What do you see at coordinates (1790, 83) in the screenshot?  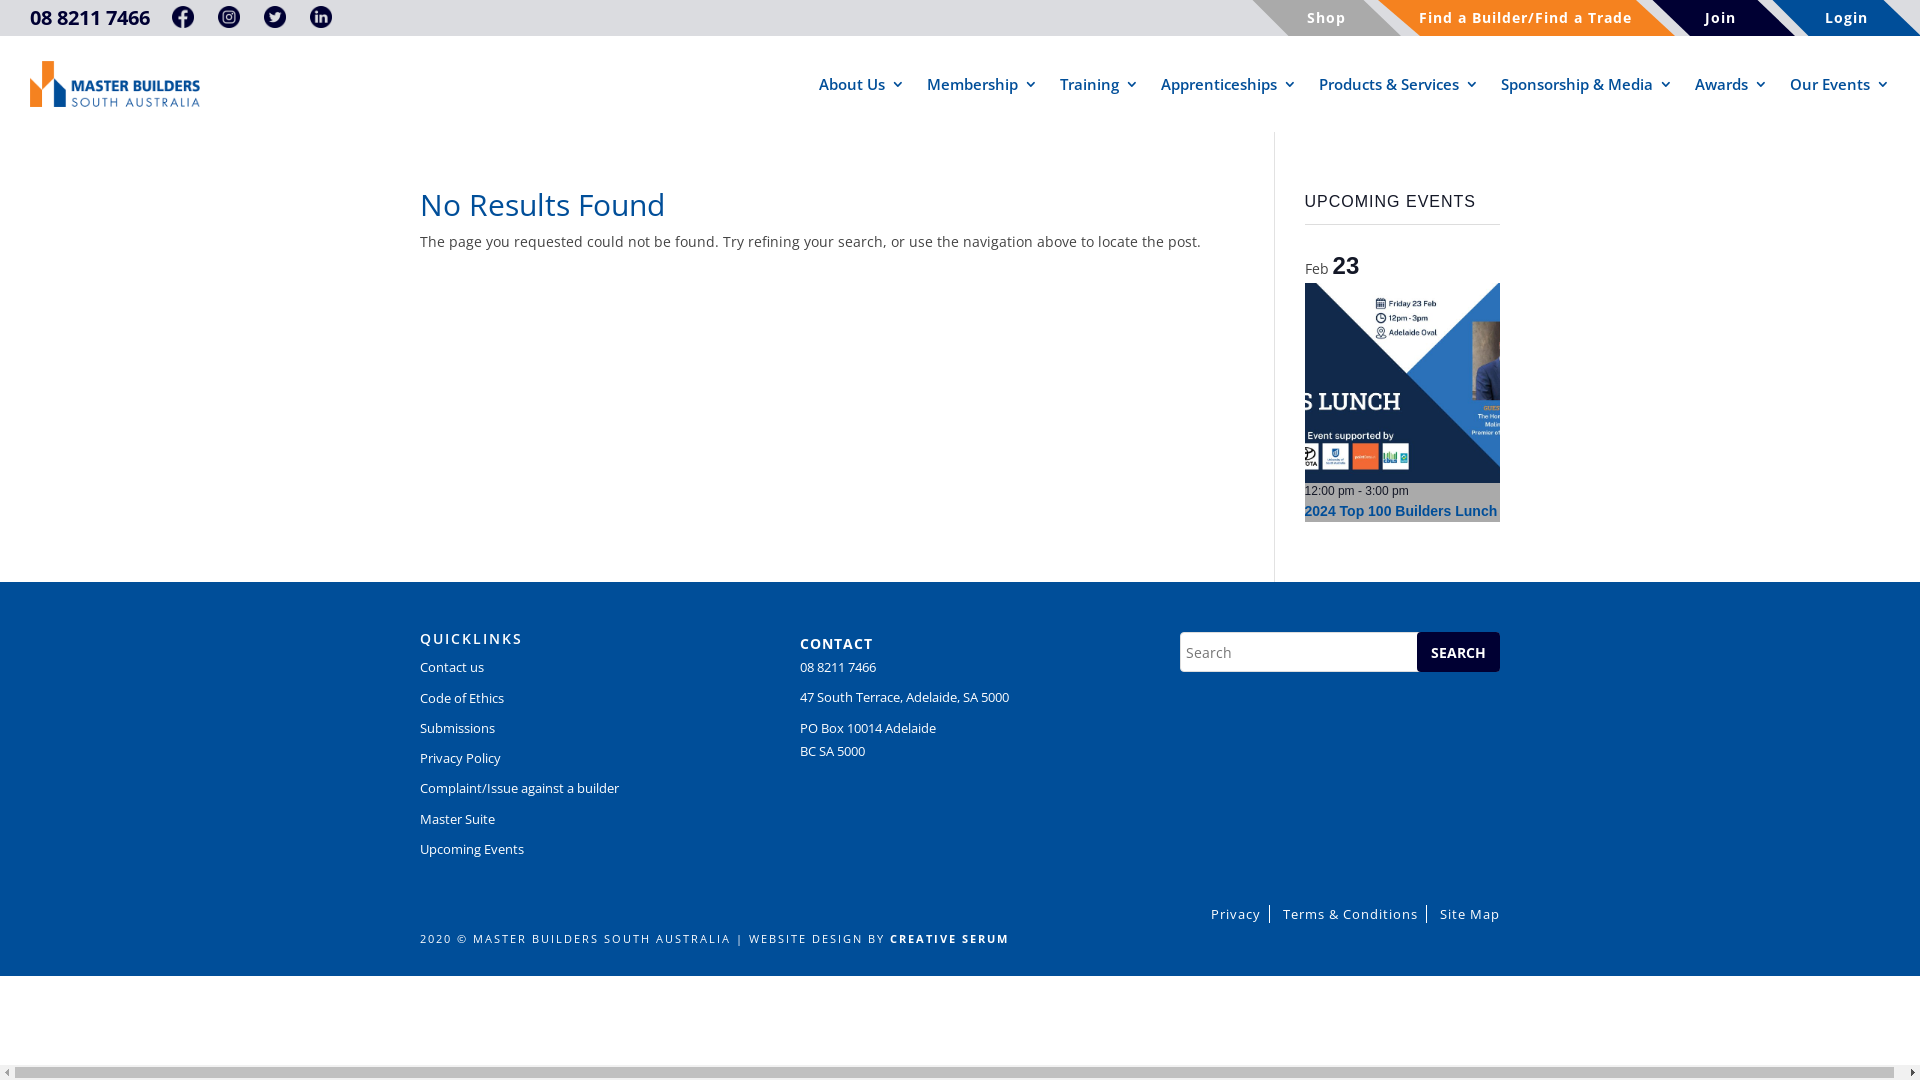 I see `'Our Events'` at bounding box center [1790, 83].